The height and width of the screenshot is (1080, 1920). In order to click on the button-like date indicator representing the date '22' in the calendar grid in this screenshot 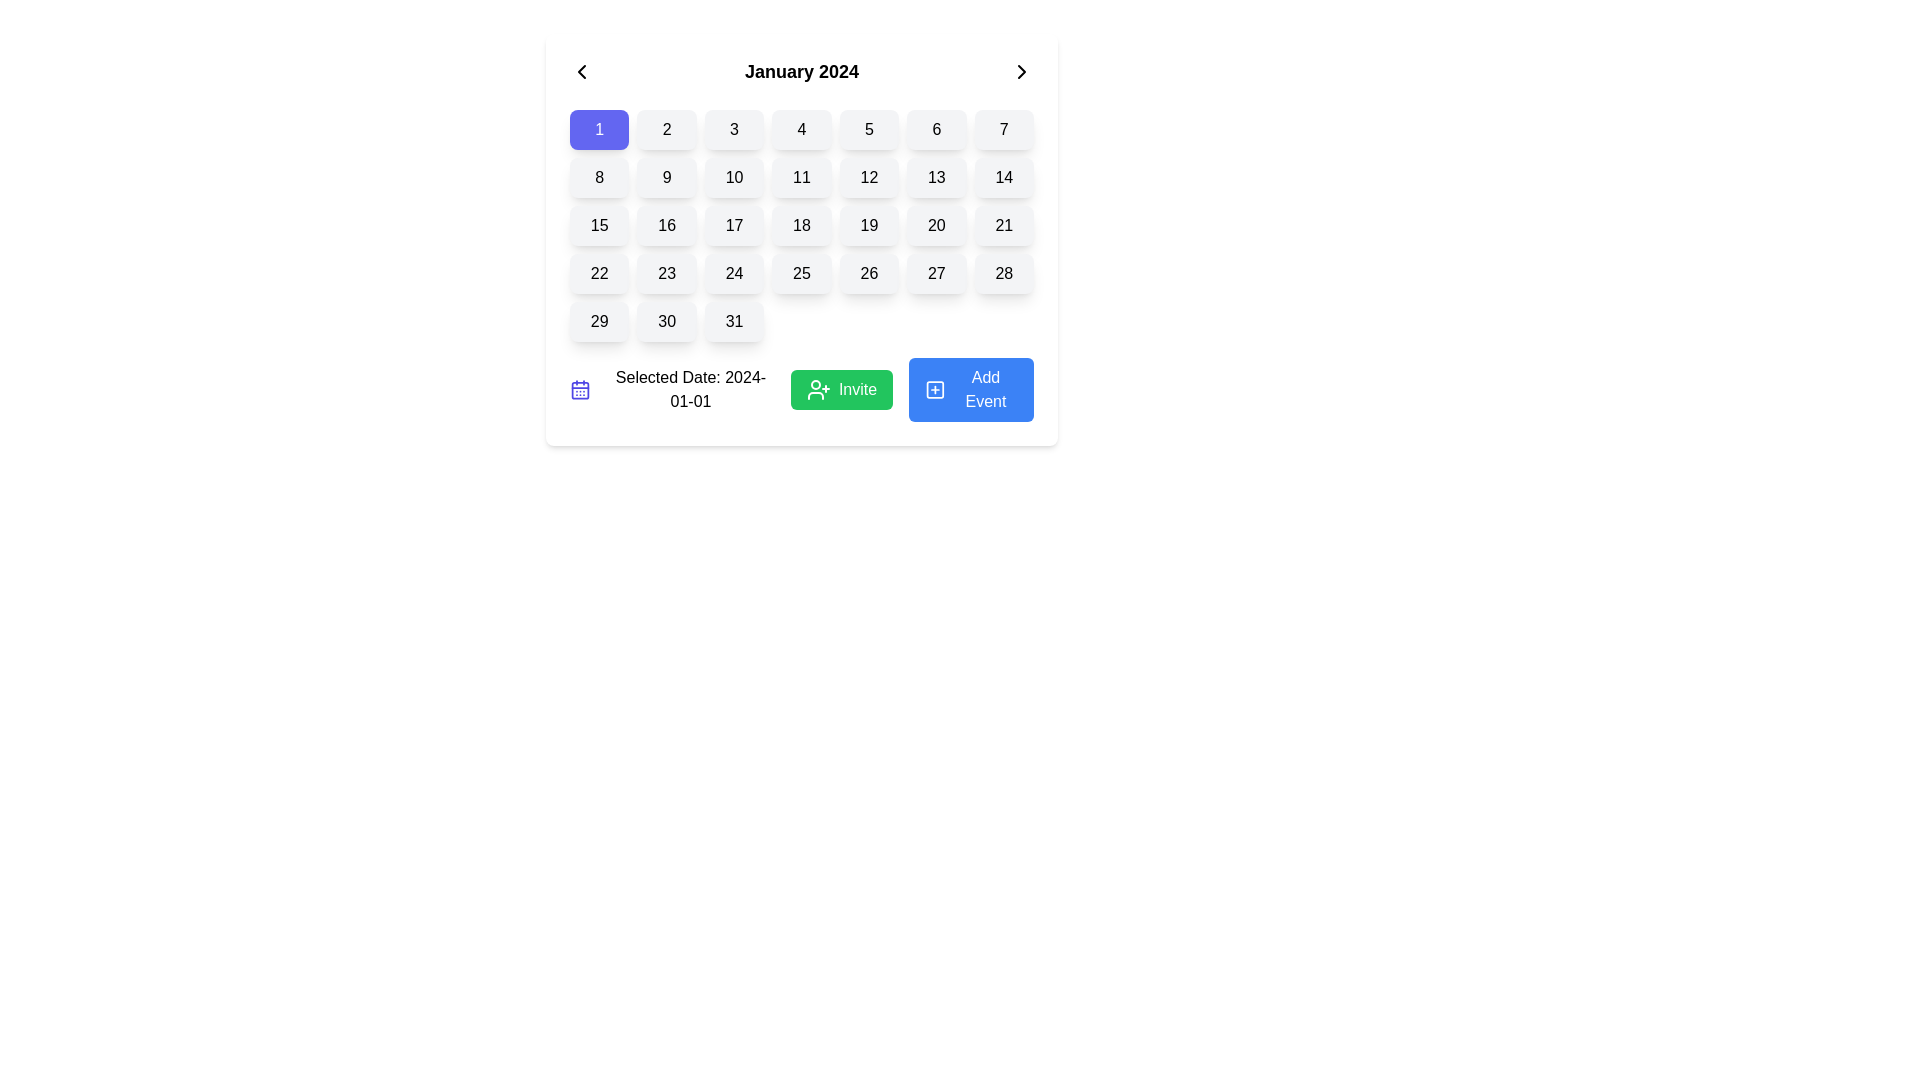, I will do `click(598, 273)`.